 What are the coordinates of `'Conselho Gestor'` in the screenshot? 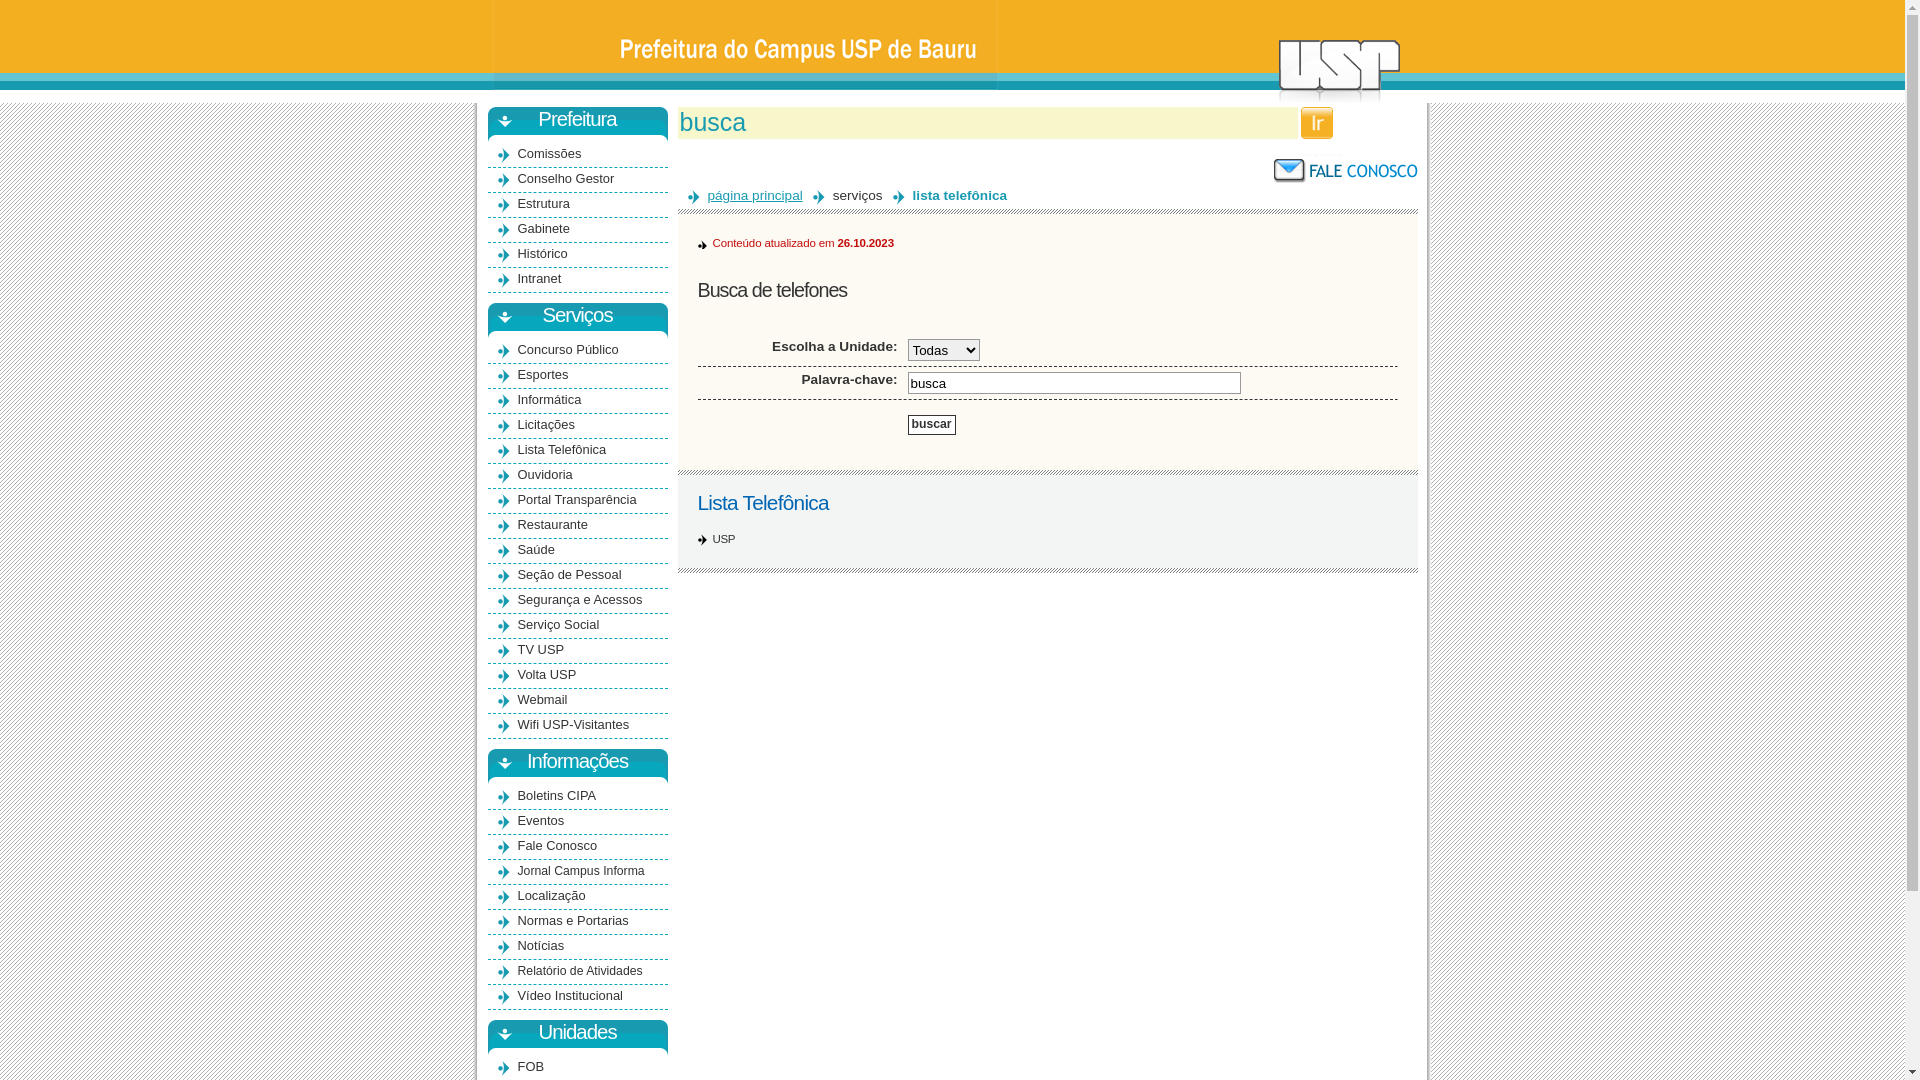 It's located at (565, 177).